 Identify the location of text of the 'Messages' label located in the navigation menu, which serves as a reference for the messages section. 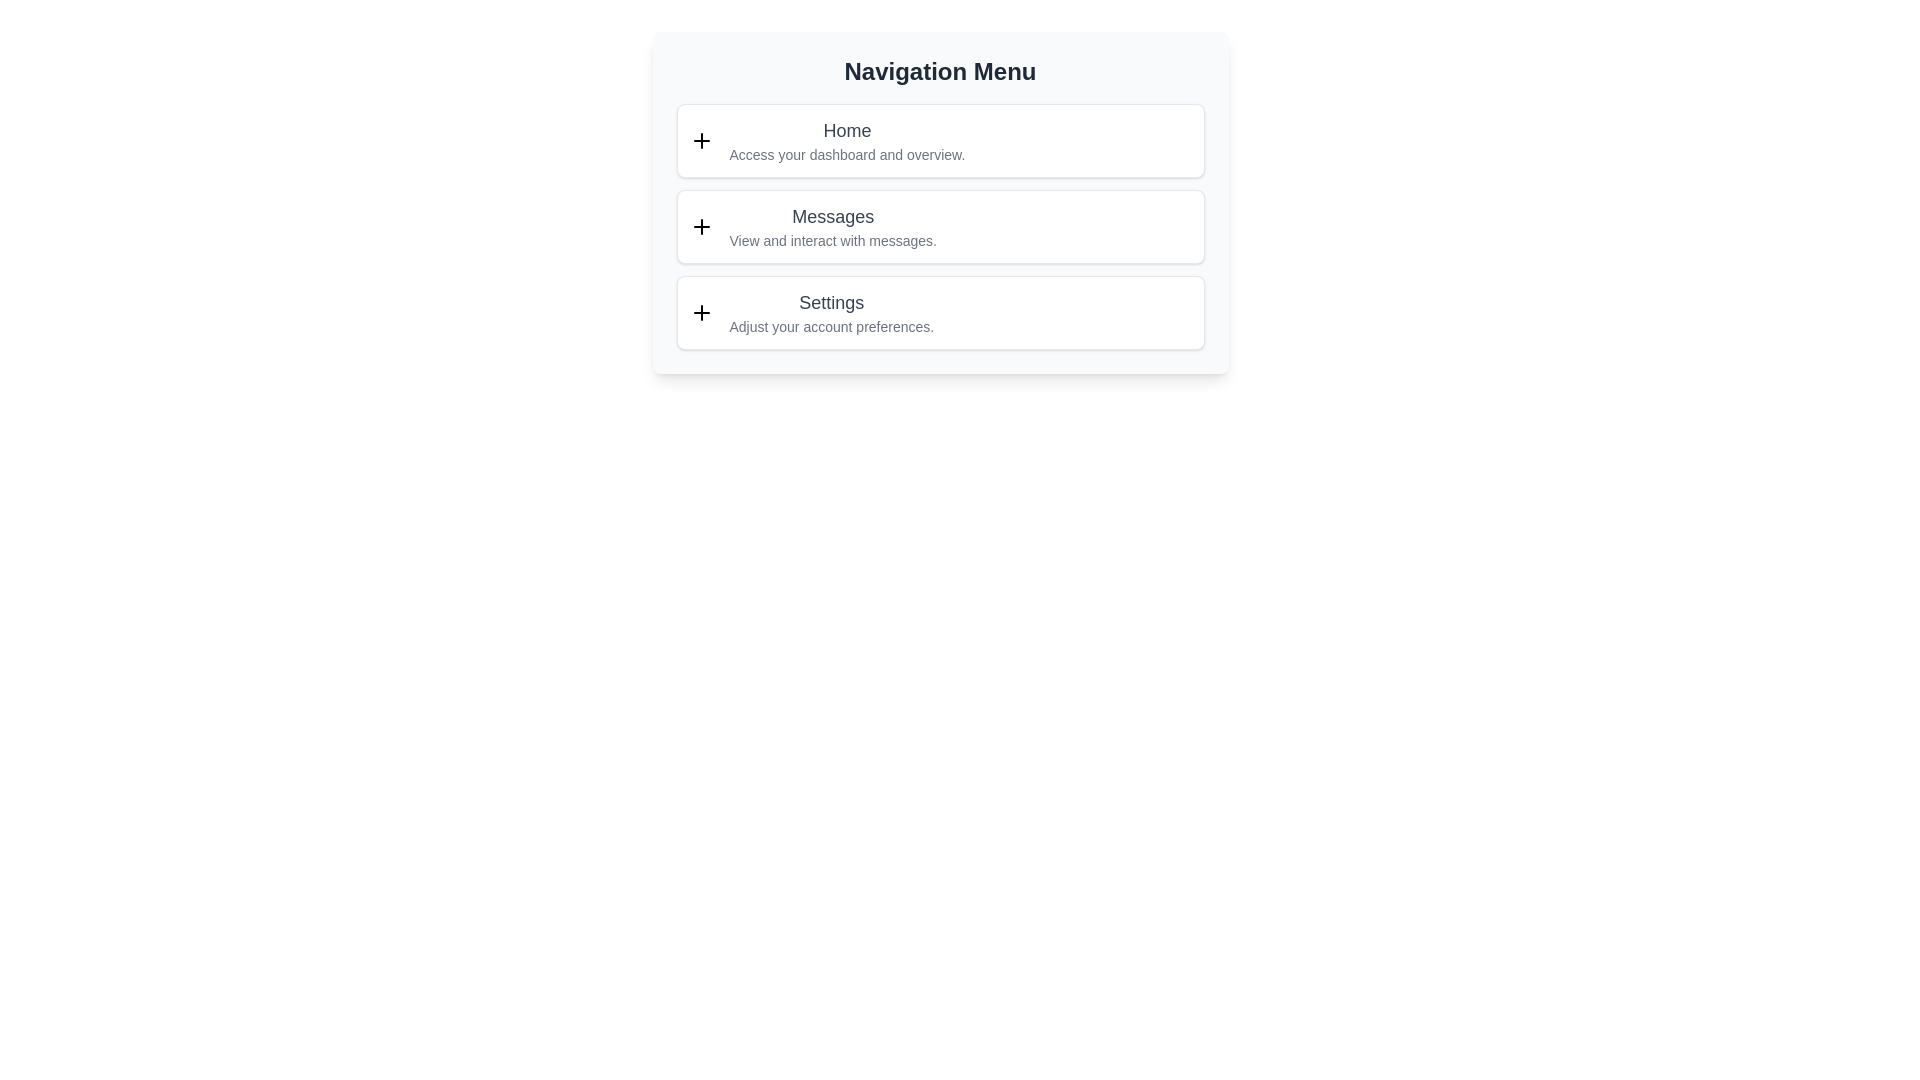
(833, 216).